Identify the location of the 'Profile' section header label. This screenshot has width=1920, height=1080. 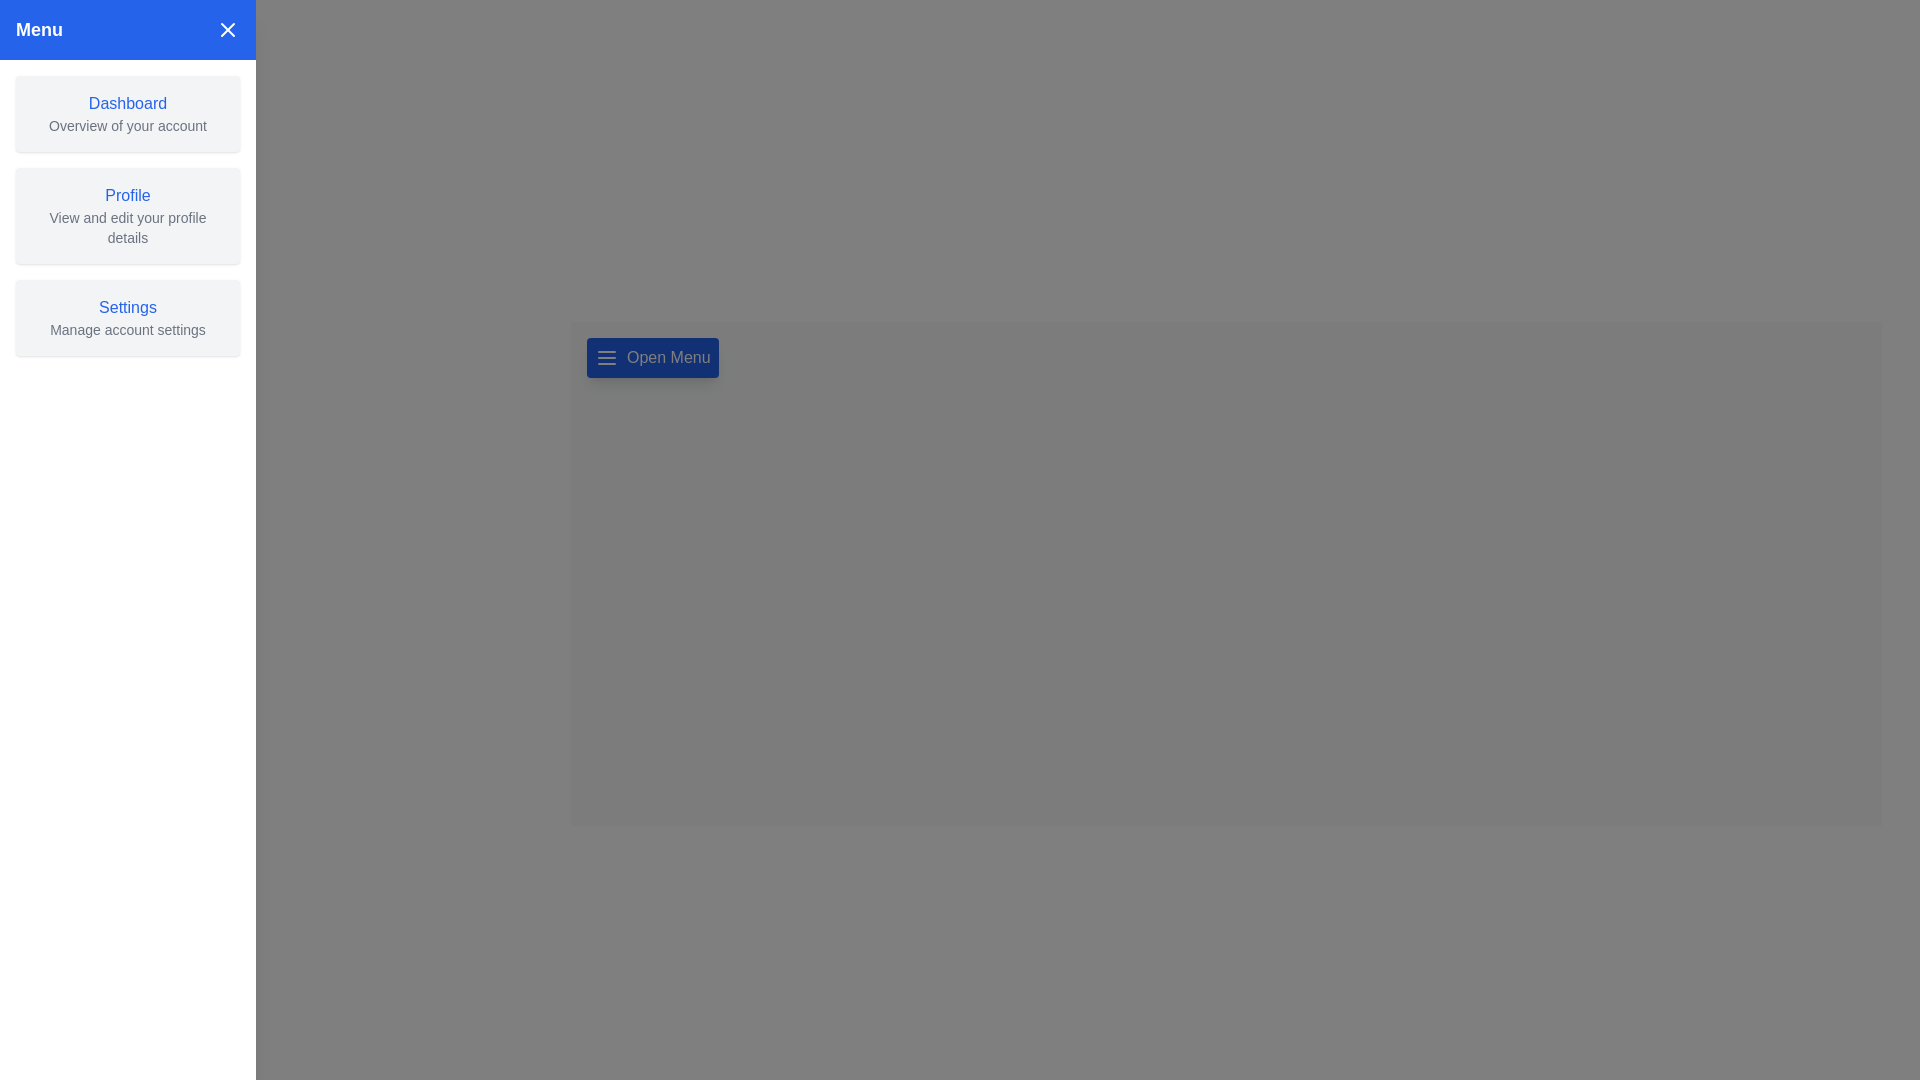
(127, 196).